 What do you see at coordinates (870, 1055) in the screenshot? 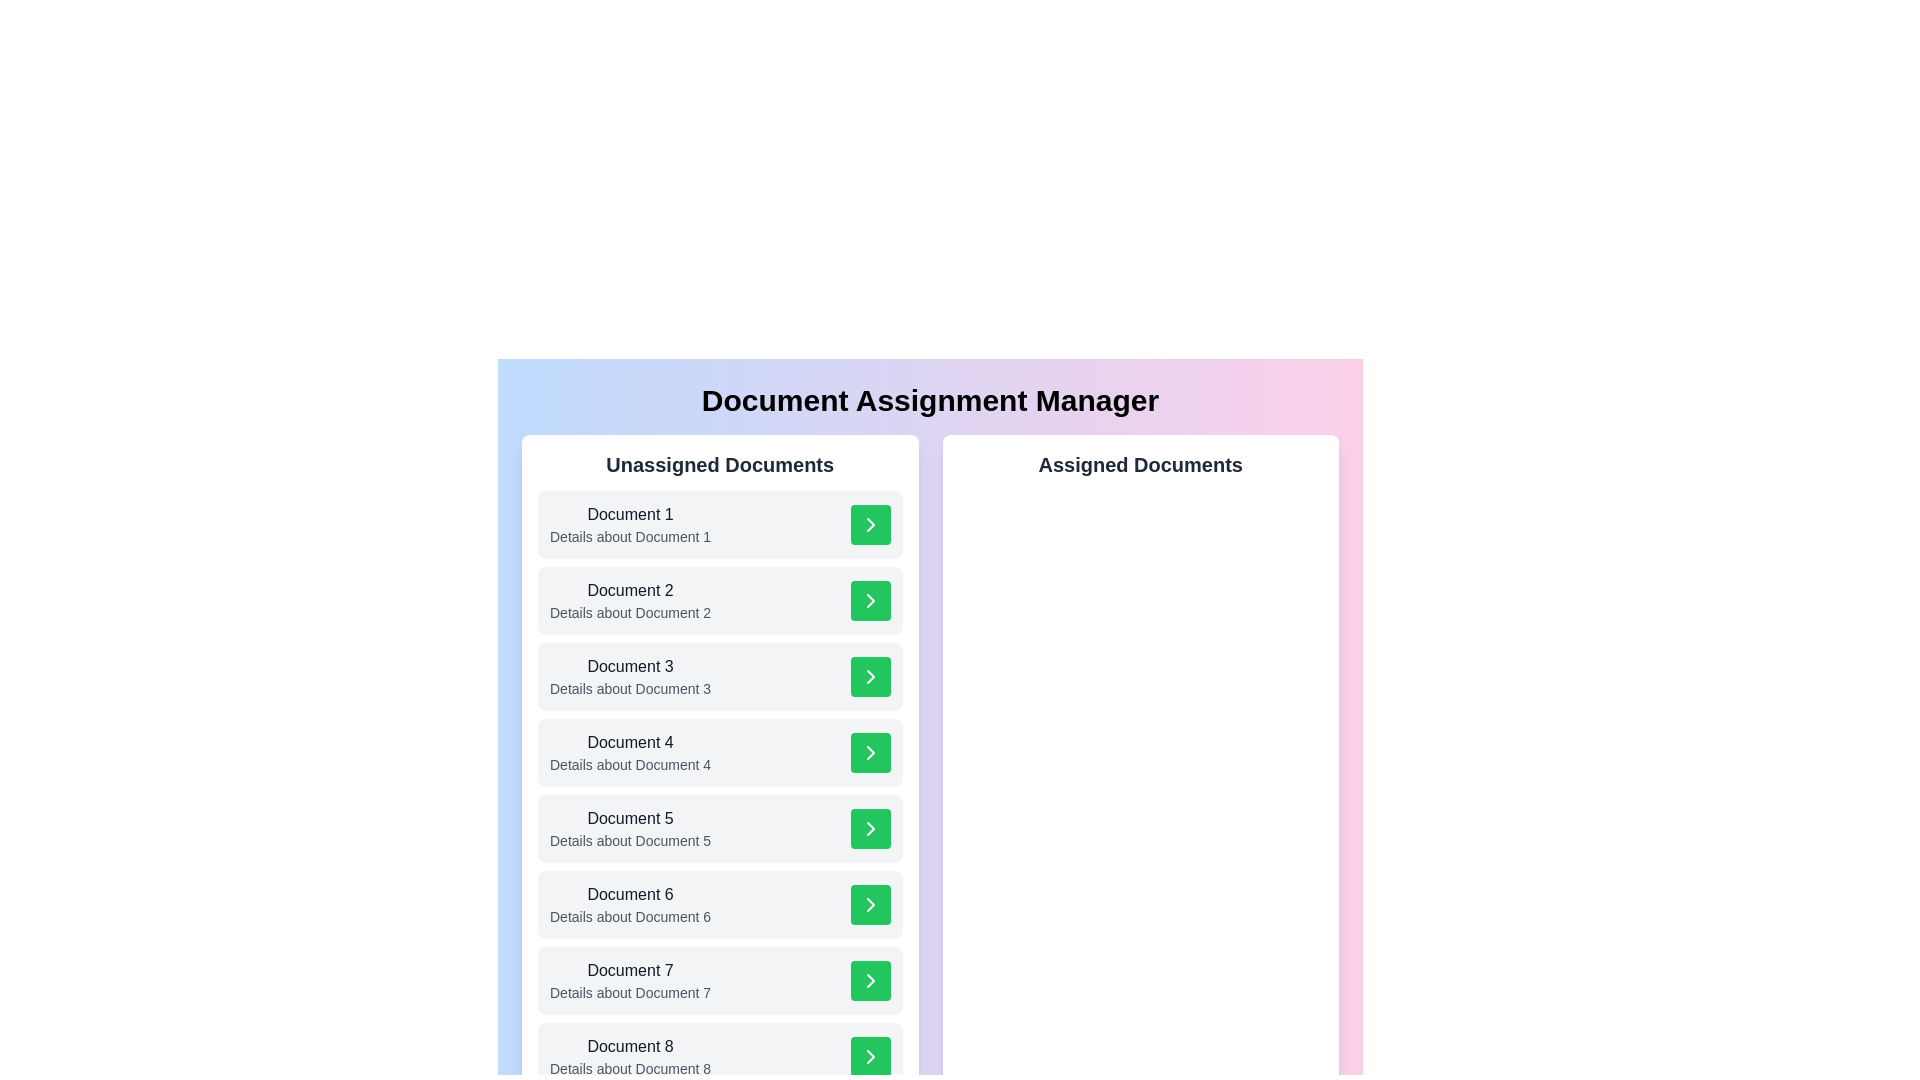
I see `the right-pointing chevron icon within the green button located at the far right of the 'Document 8' card in the 'Unassigned Documents' section` at bounding box center [870, 1055].